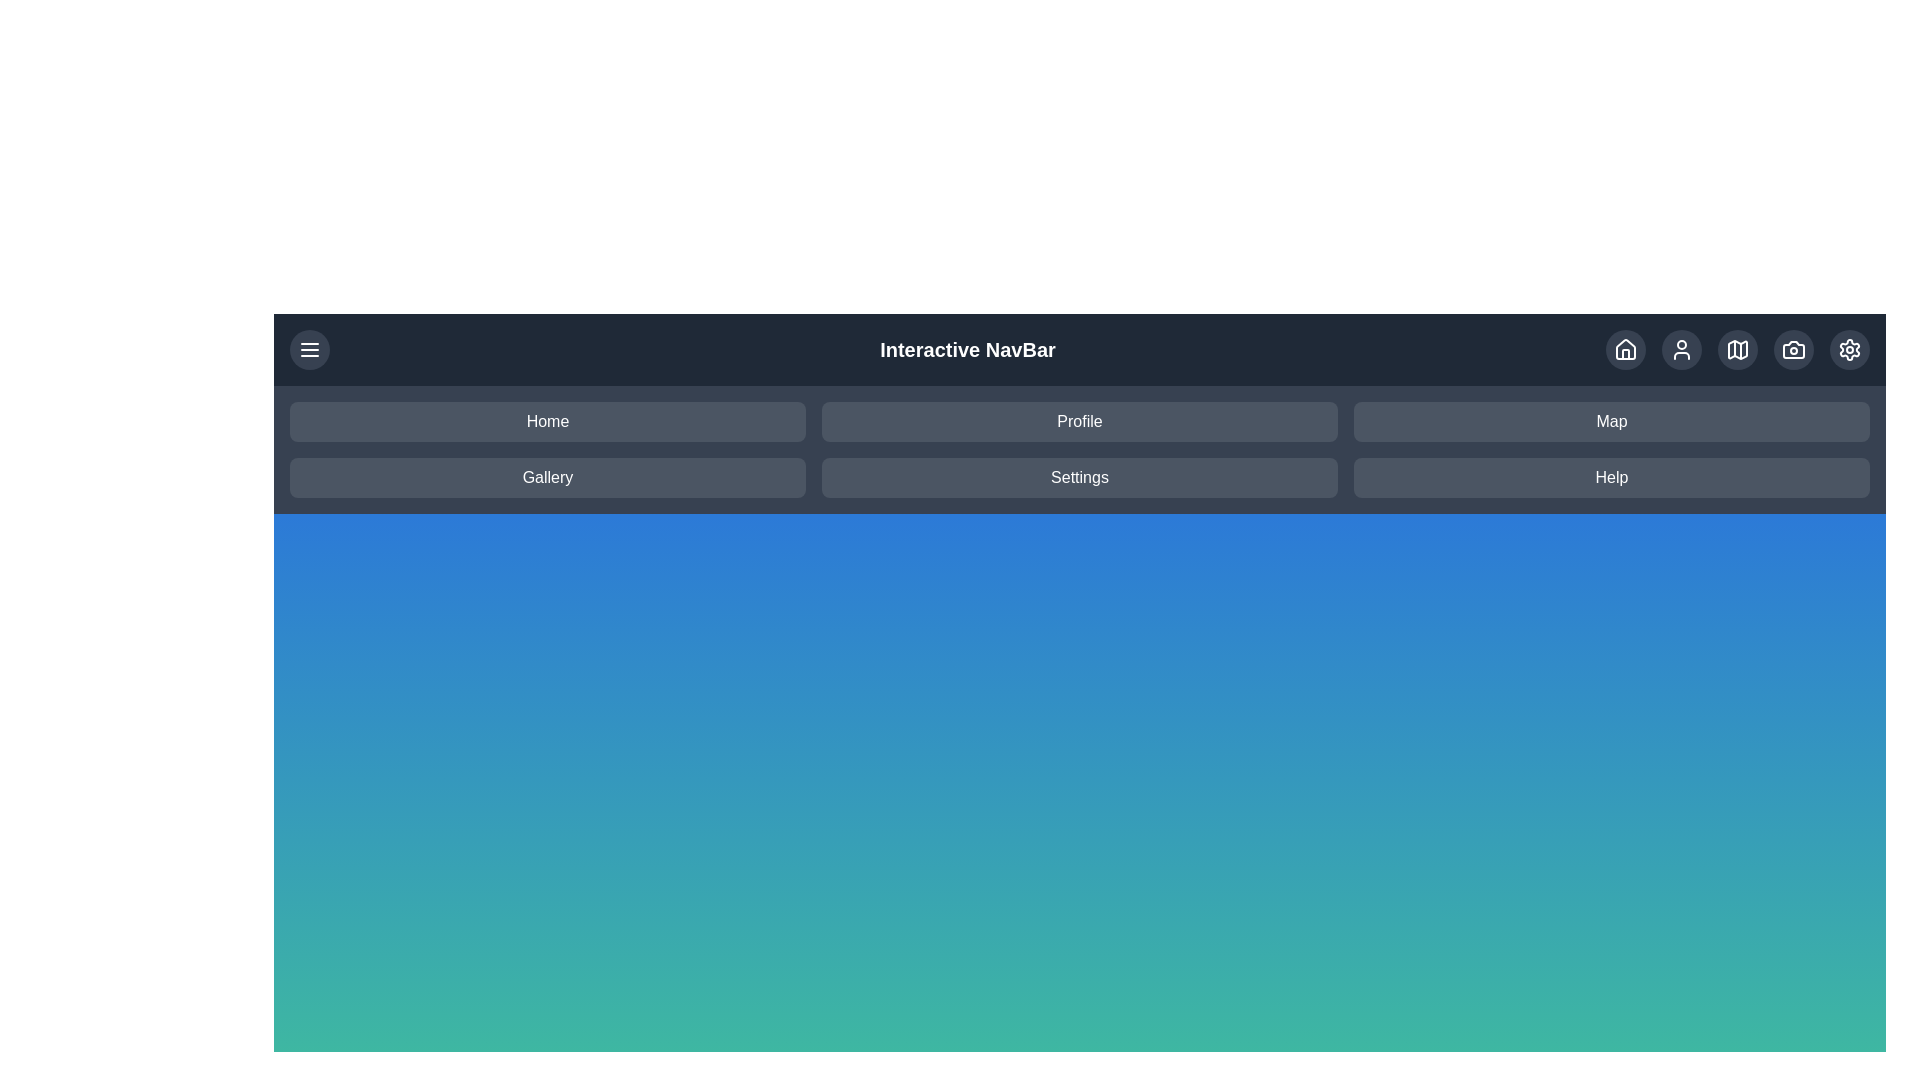  I want to click on the menu item labeled Help, so click(1612, 478).